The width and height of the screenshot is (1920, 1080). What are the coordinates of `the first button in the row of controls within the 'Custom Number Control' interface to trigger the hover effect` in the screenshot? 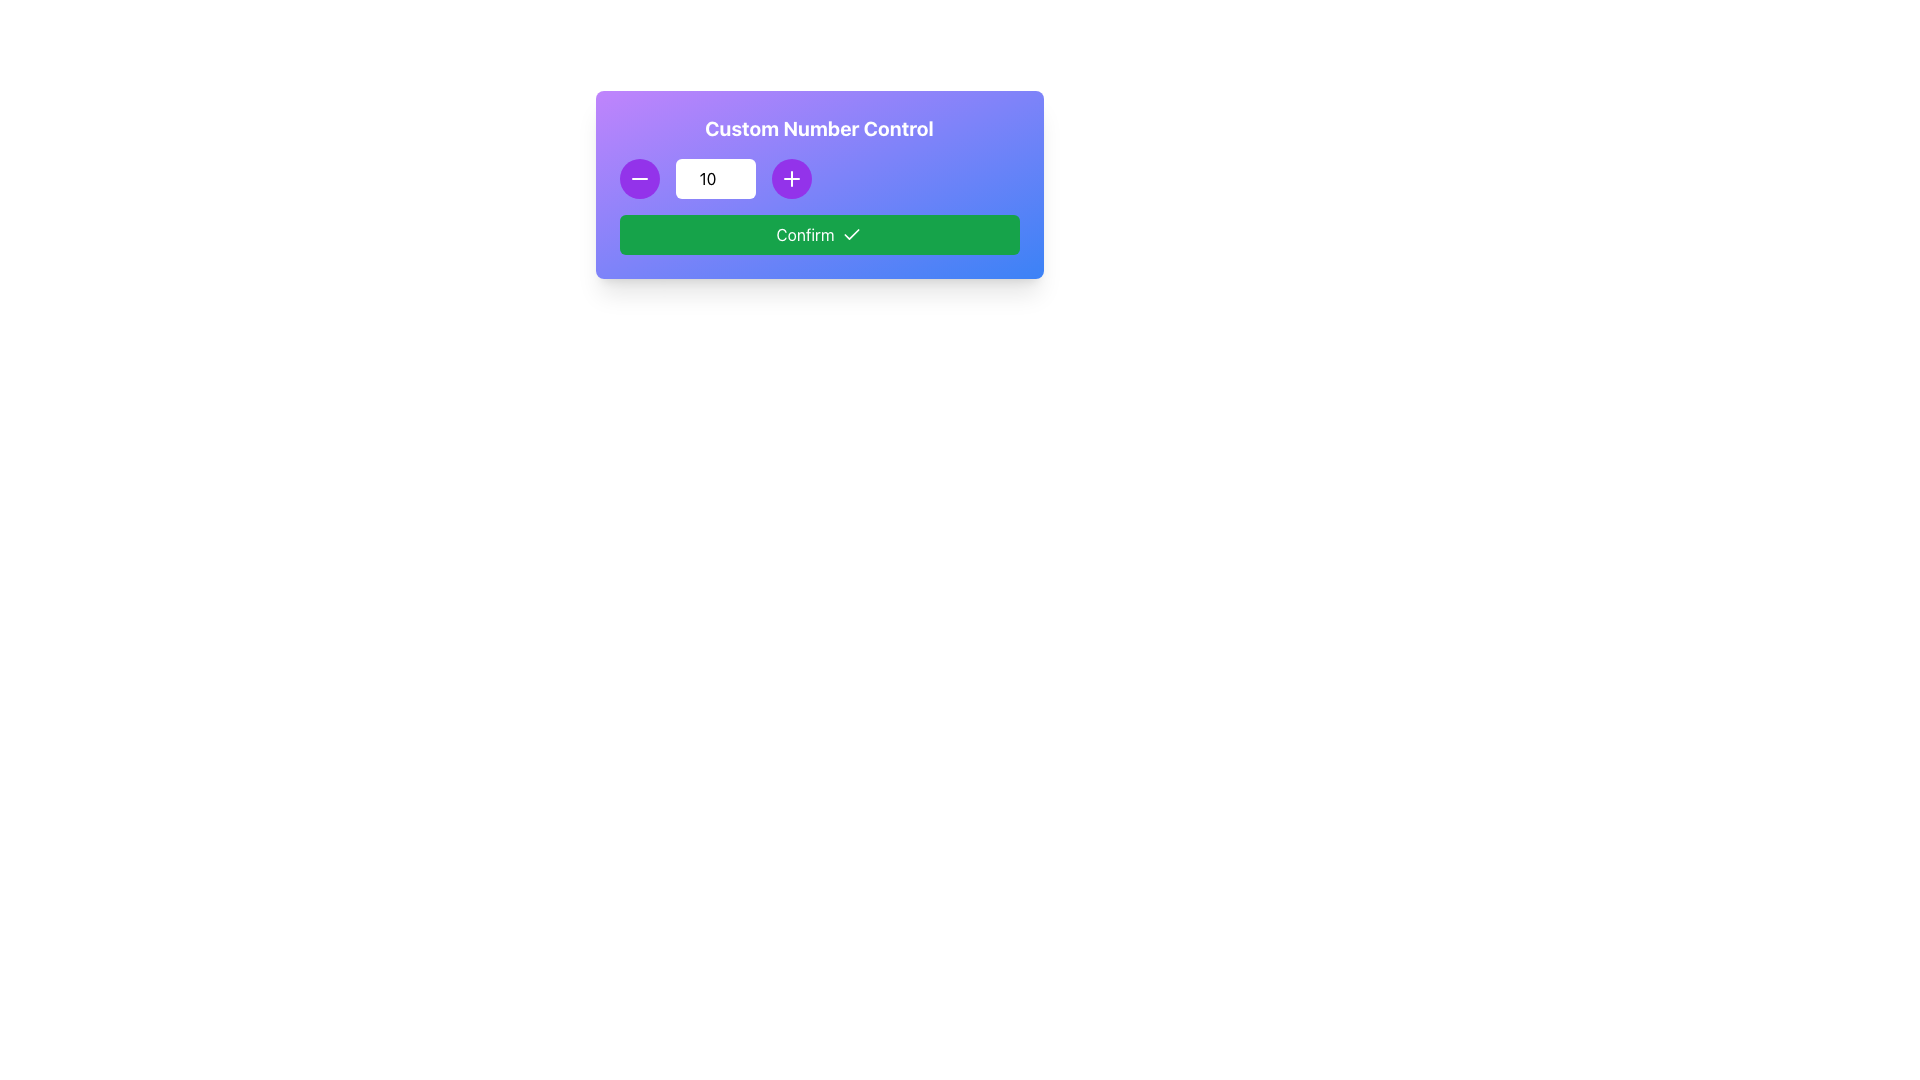 It's located at (638, 177).